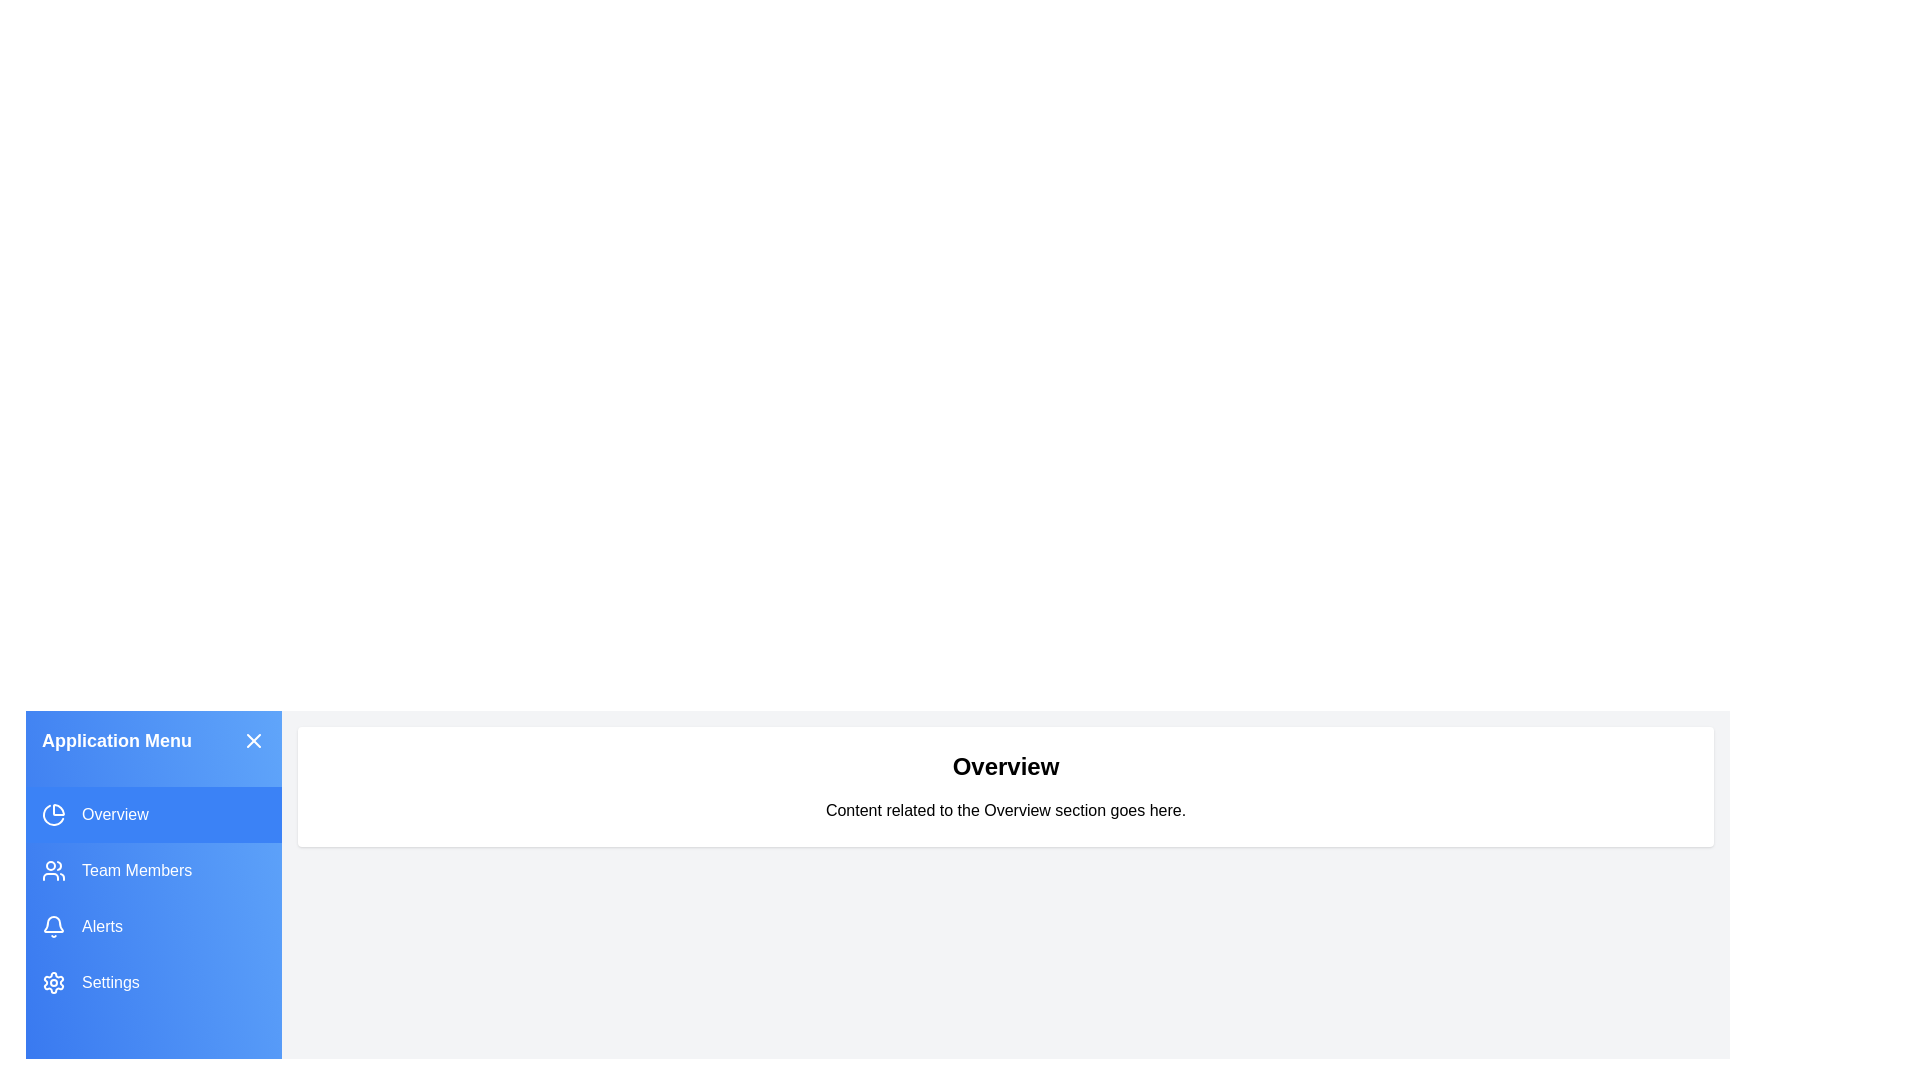  What do you see at coordinates (152, 870) in the screenshot?
I see `the menu section Team Members by clicking on it` at bounding box center [152, 870].